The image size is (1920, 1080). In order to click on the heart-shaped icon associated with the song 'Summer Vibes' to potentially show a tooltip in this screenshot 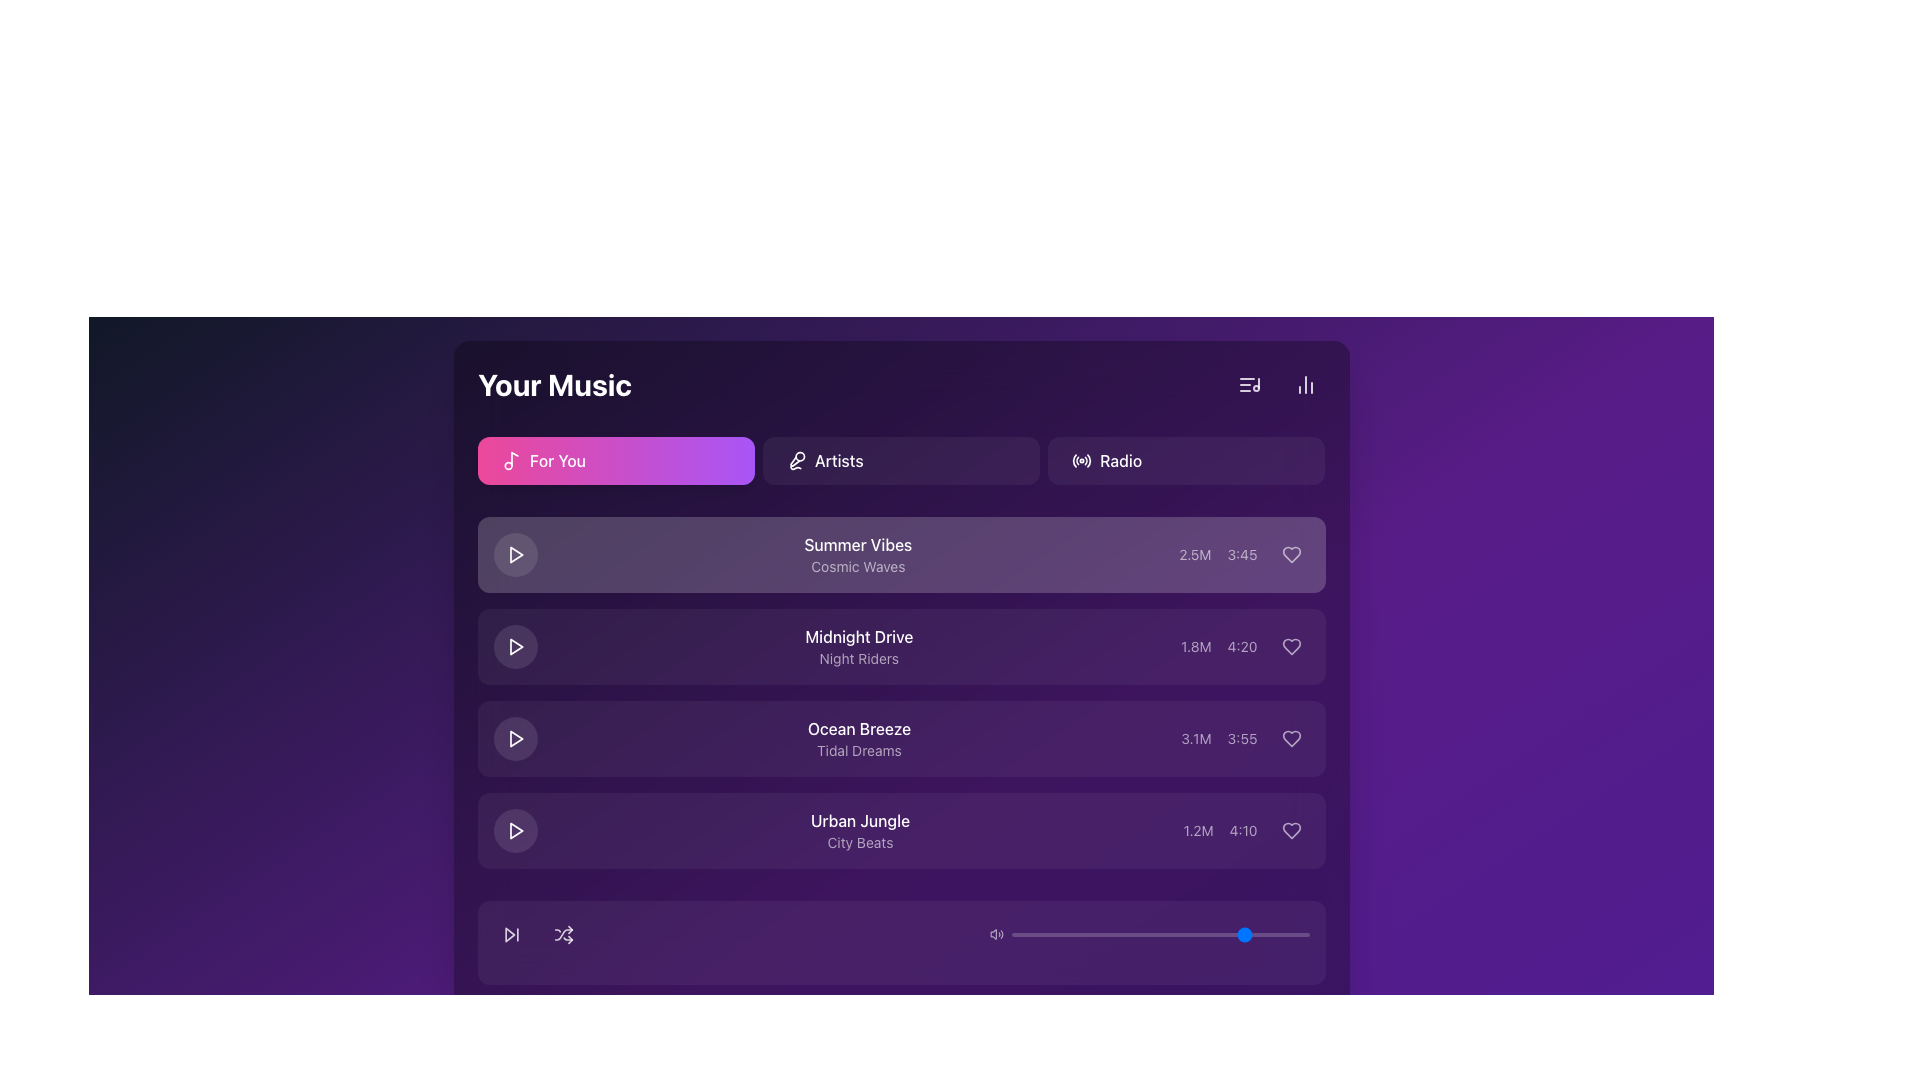, I will do `click(1291, 555)`.